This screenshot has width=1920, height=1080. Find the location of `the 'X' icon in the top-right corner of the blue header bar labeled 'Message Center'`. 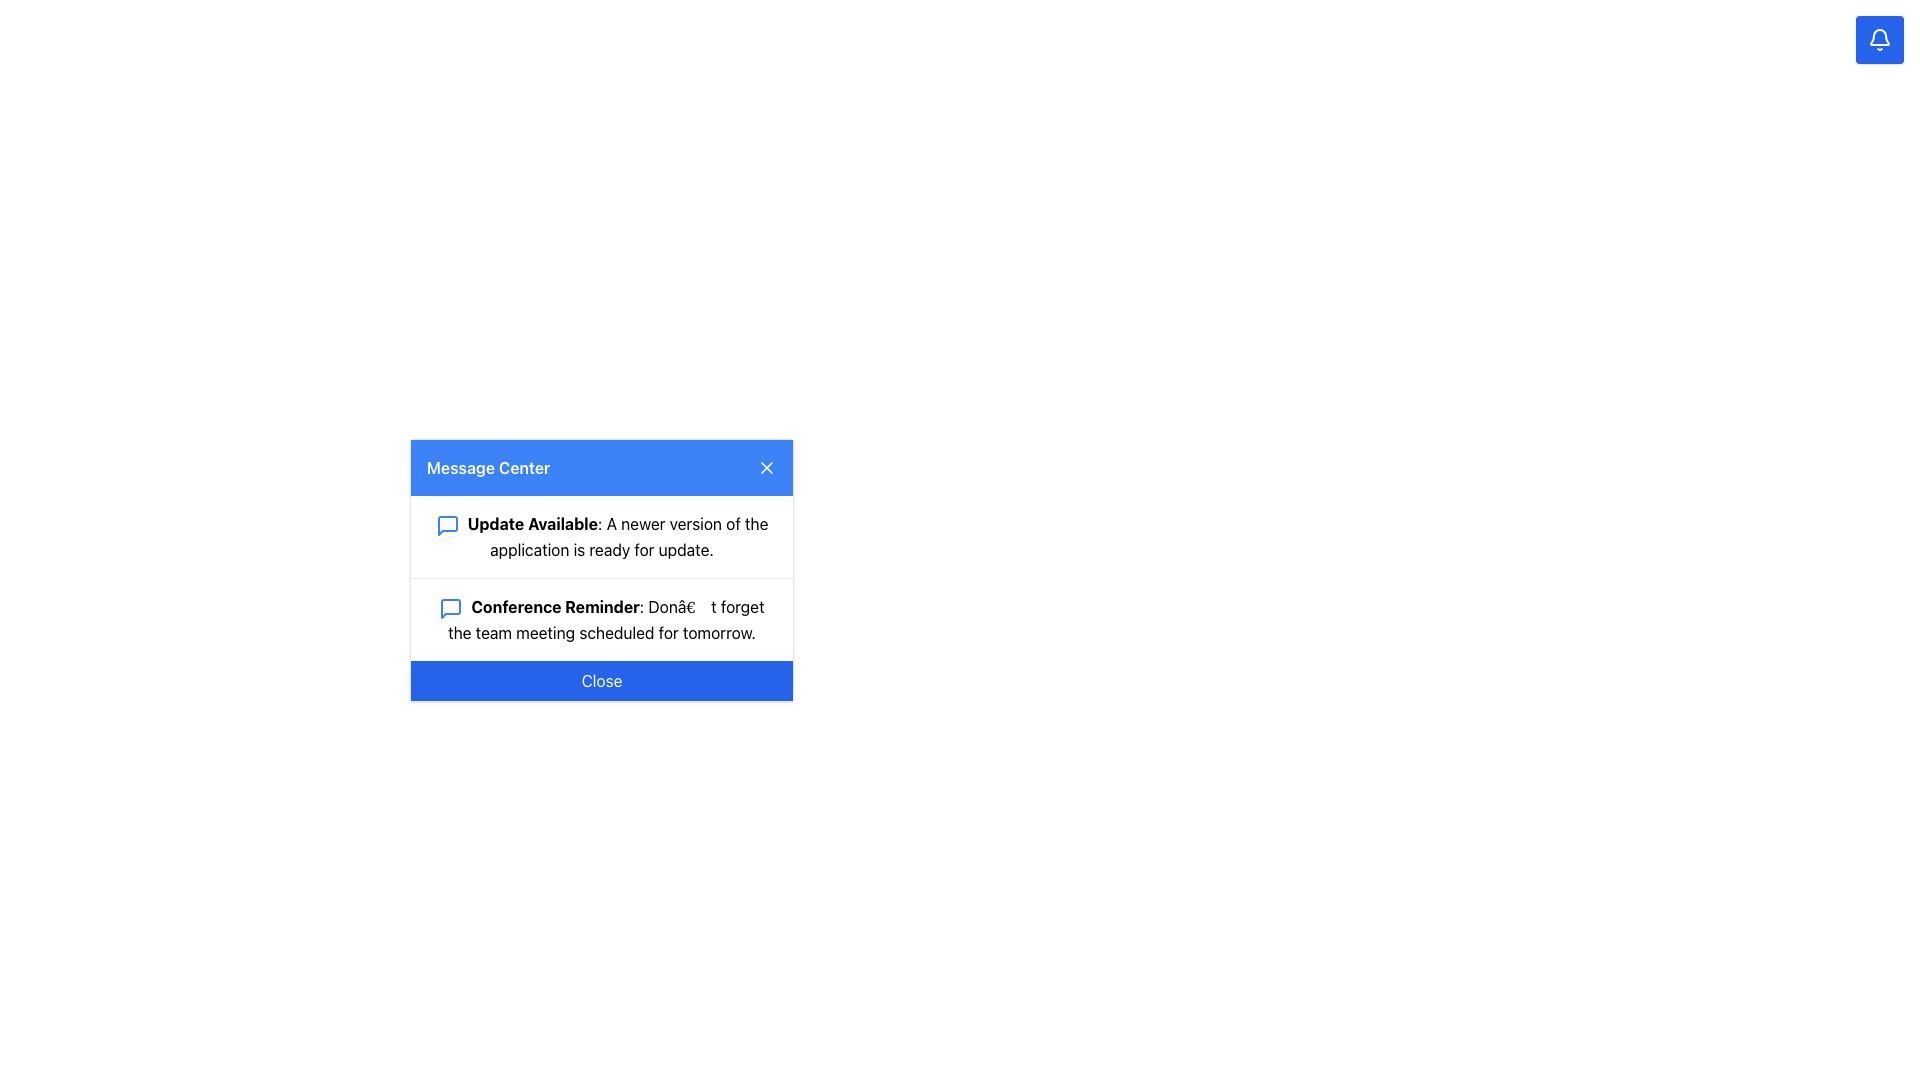

the 'X' icon in the top-right corner of the blue header bar labeled 'Message Center' is located at coordinates (766, 467).